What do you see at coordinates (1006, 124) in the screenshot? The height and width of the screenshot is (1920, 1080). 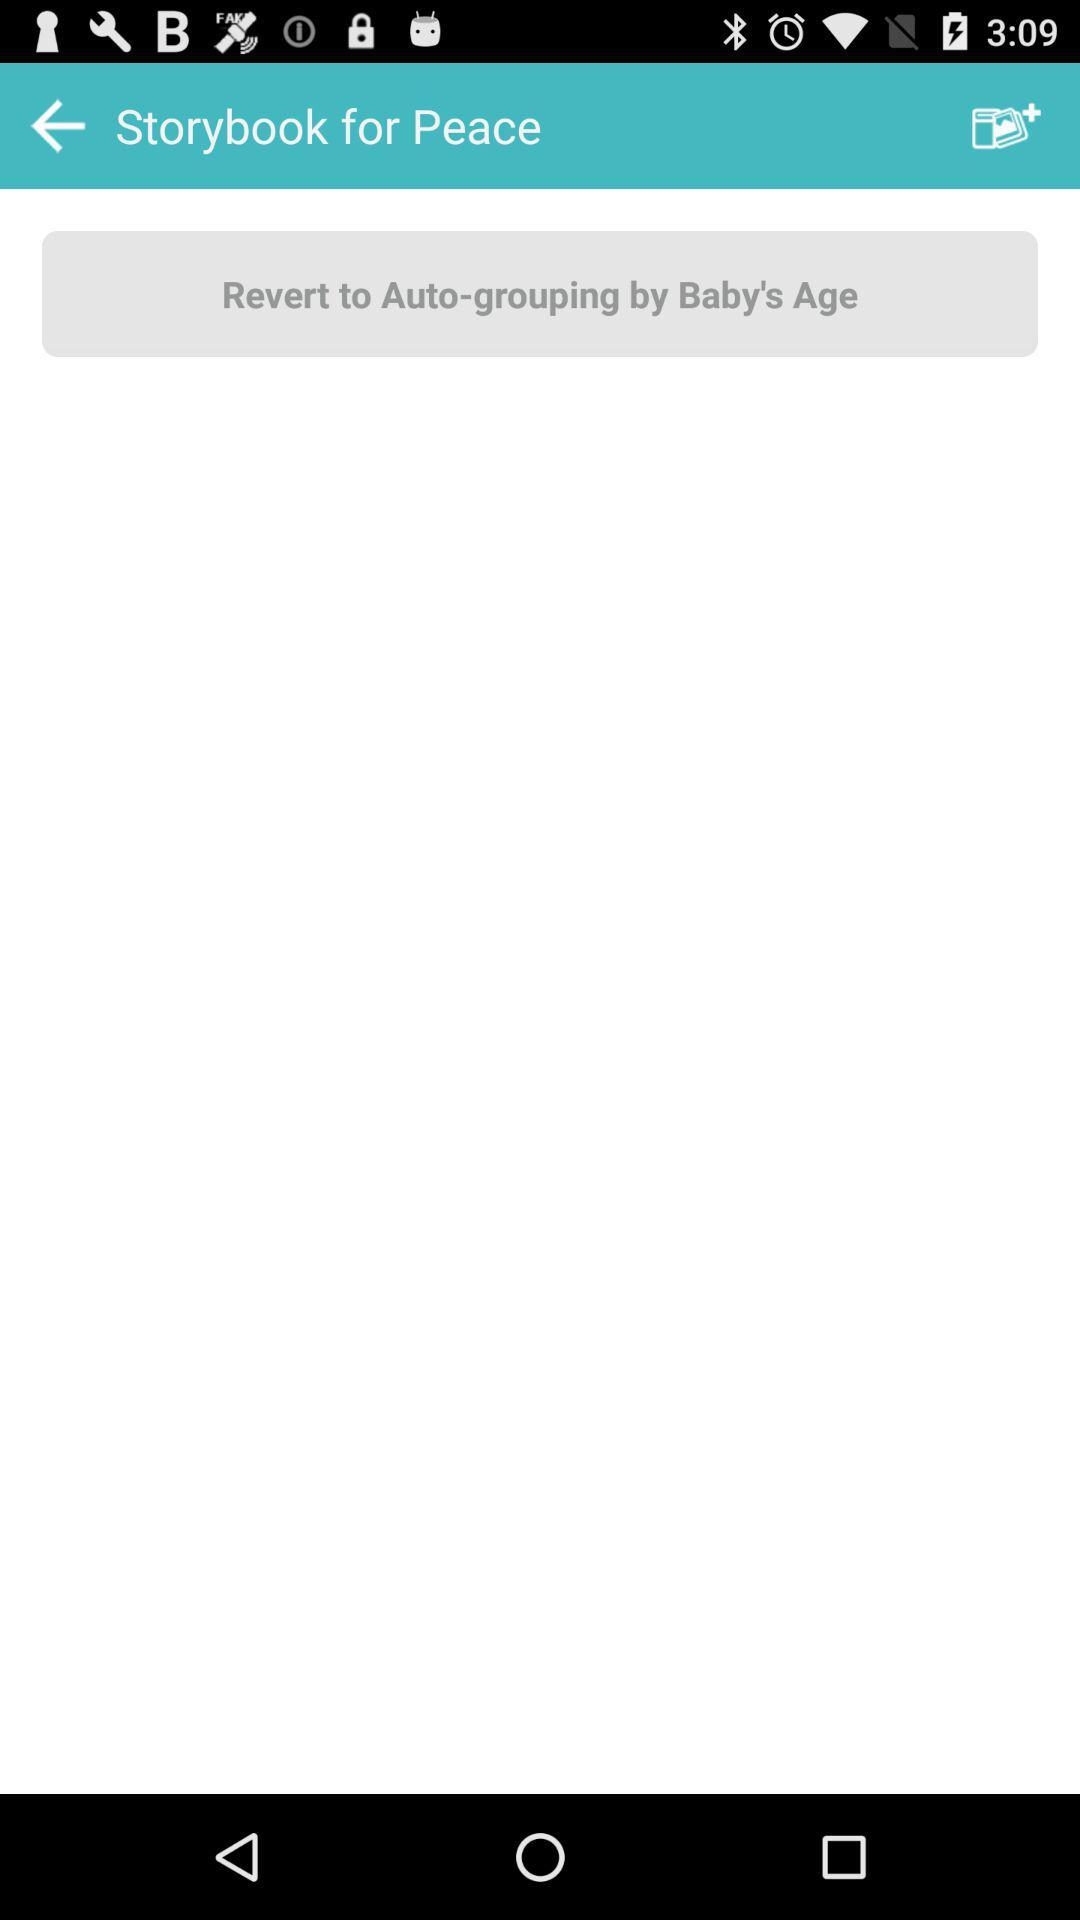 I see `item at the top right corner` at bounding box center [1006, 124].